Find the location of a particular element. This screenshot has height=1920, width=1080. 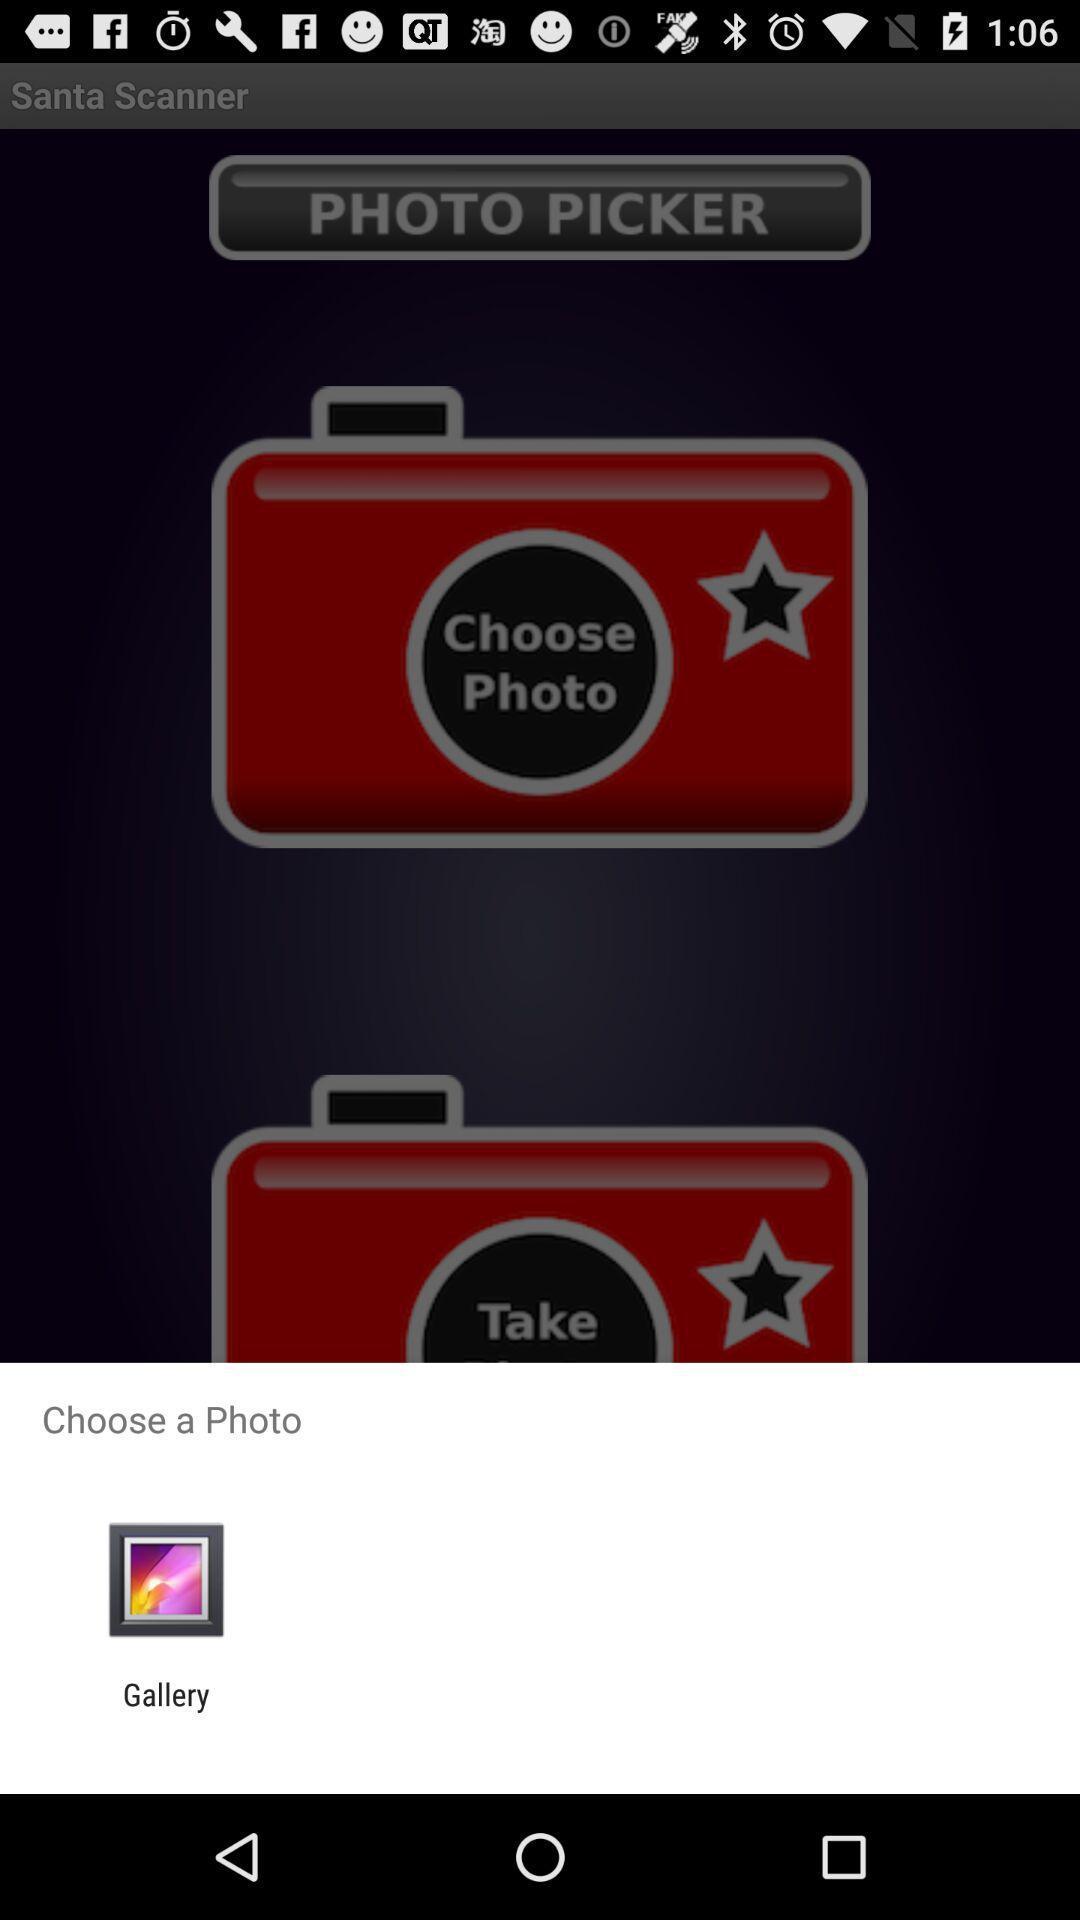

the icon above gallery item is located at coordinates (165, 1579).